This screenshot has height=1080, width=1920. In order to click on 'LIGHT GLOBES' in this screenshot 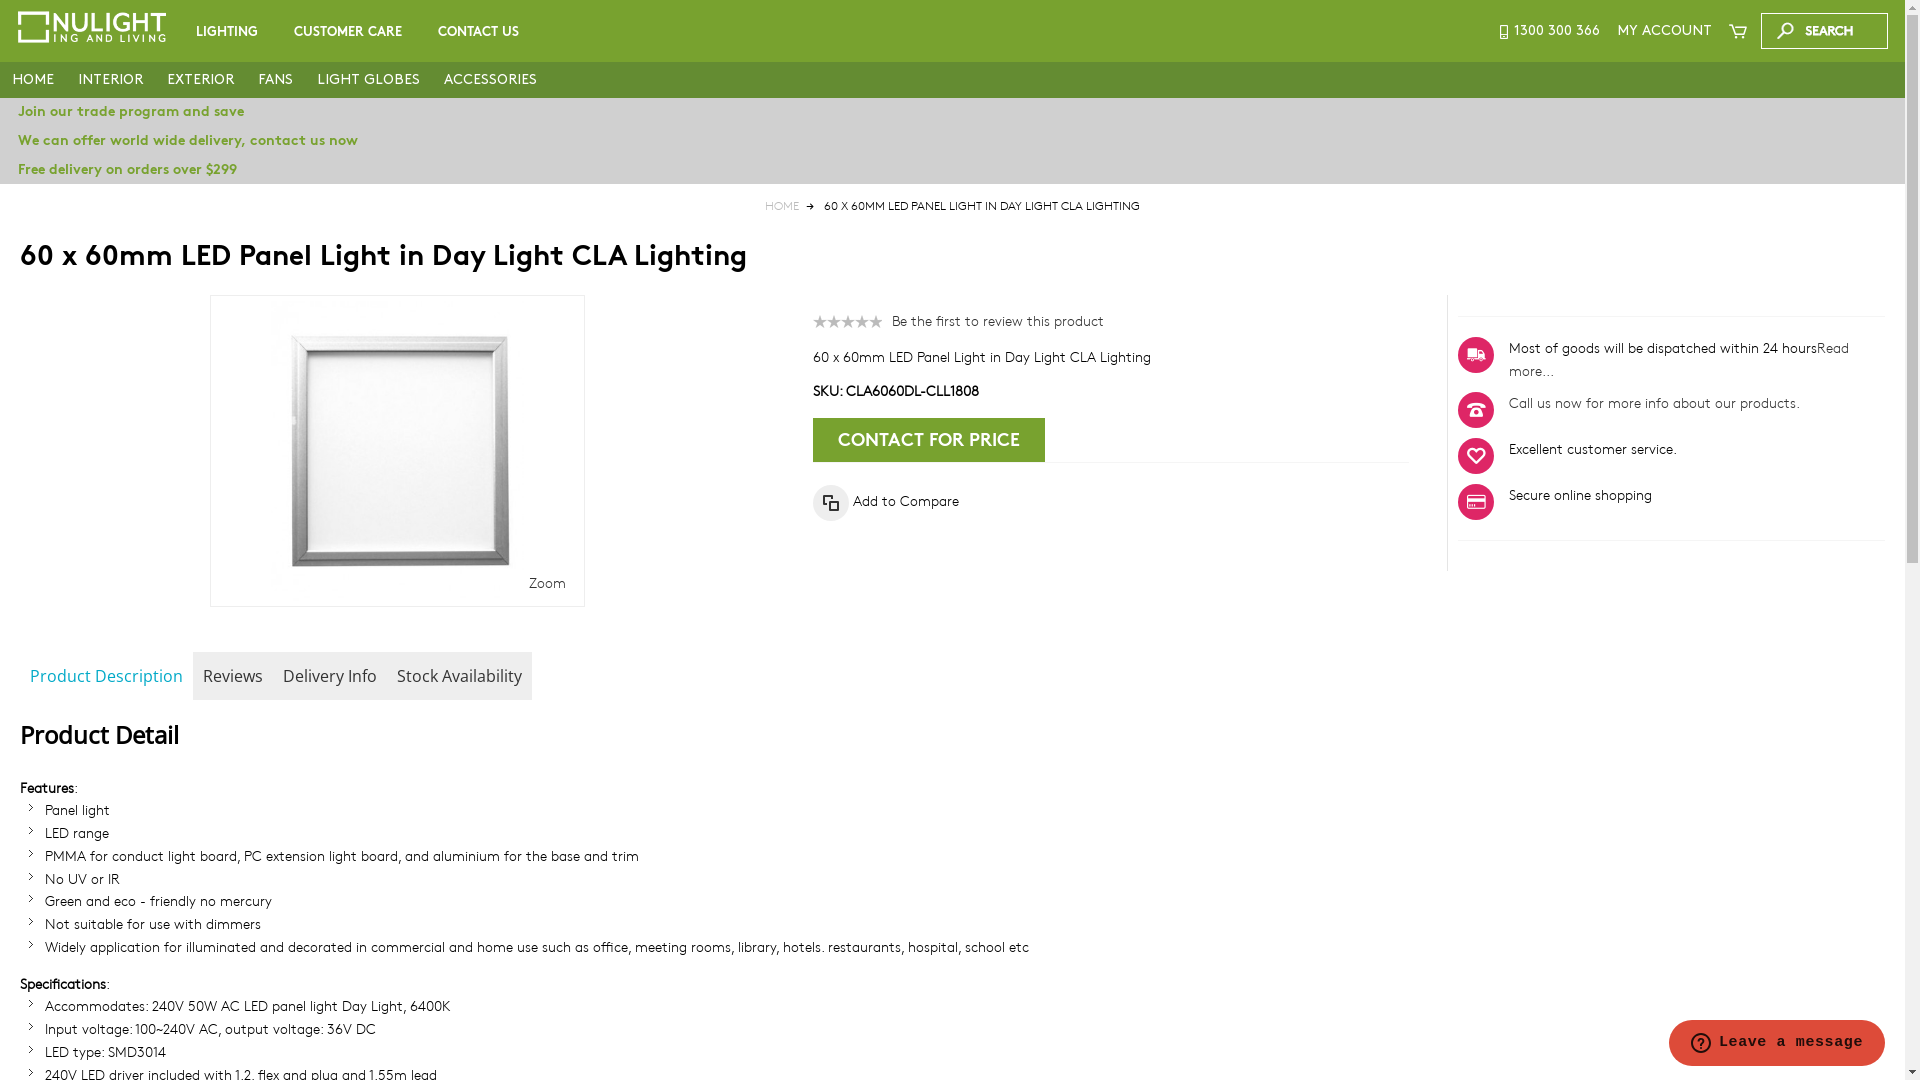, I will do `click(368, 79)`.